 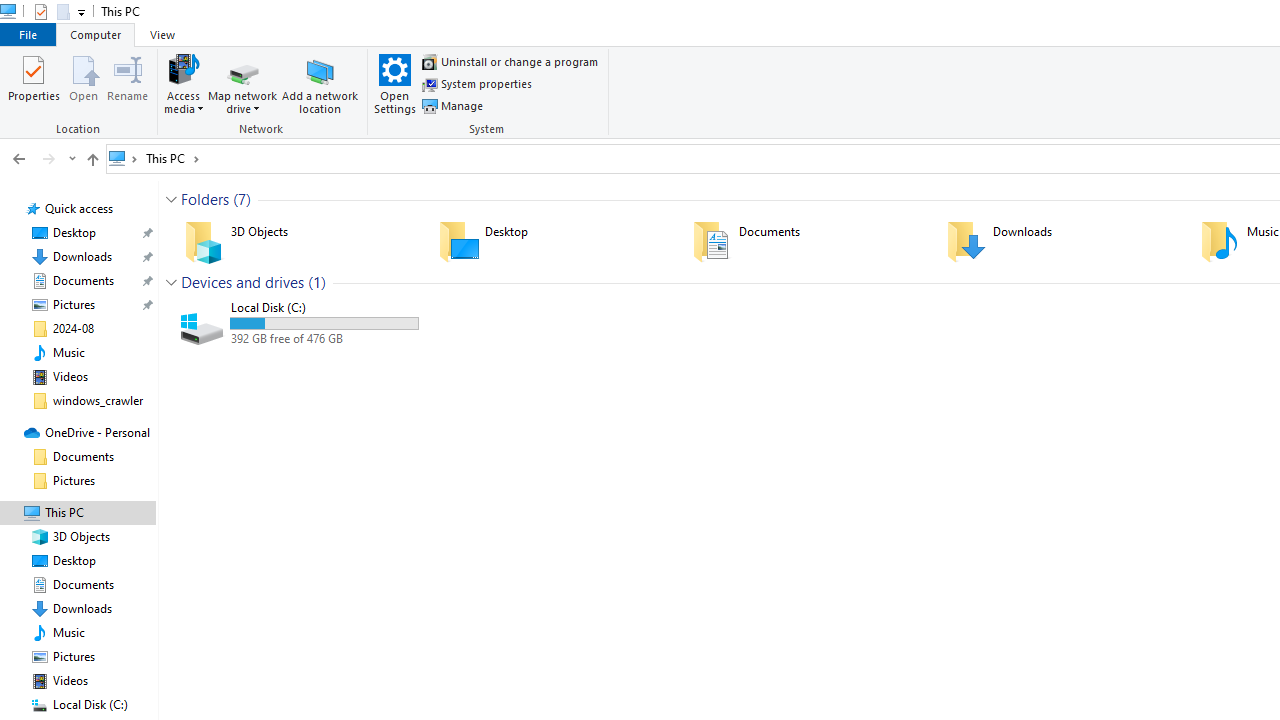 What do you see at coordinates (71, 158) in the screenshot?
I see `'Recent locations'` at bounding box center [71, 158].